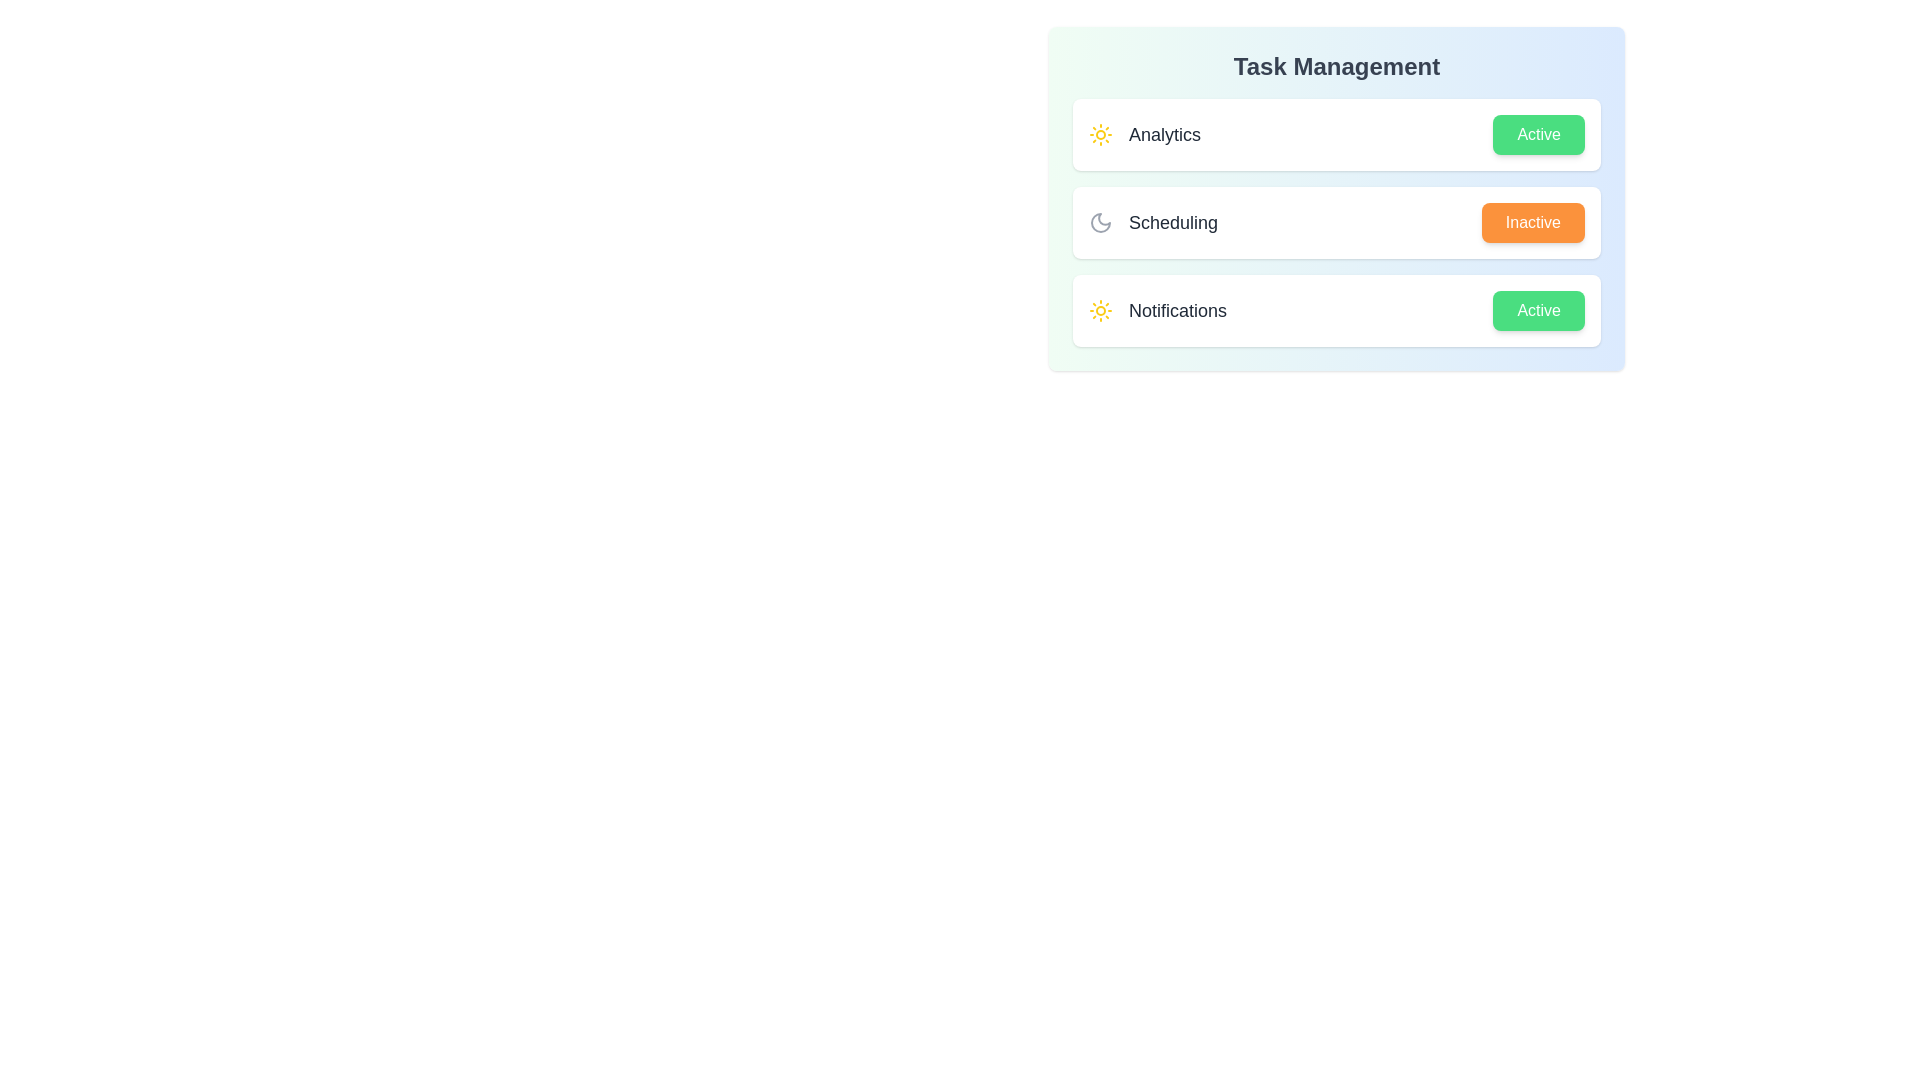 The image size is (1920, 1080). I want to click on the description of the task Analytics, so click(1145, 135).